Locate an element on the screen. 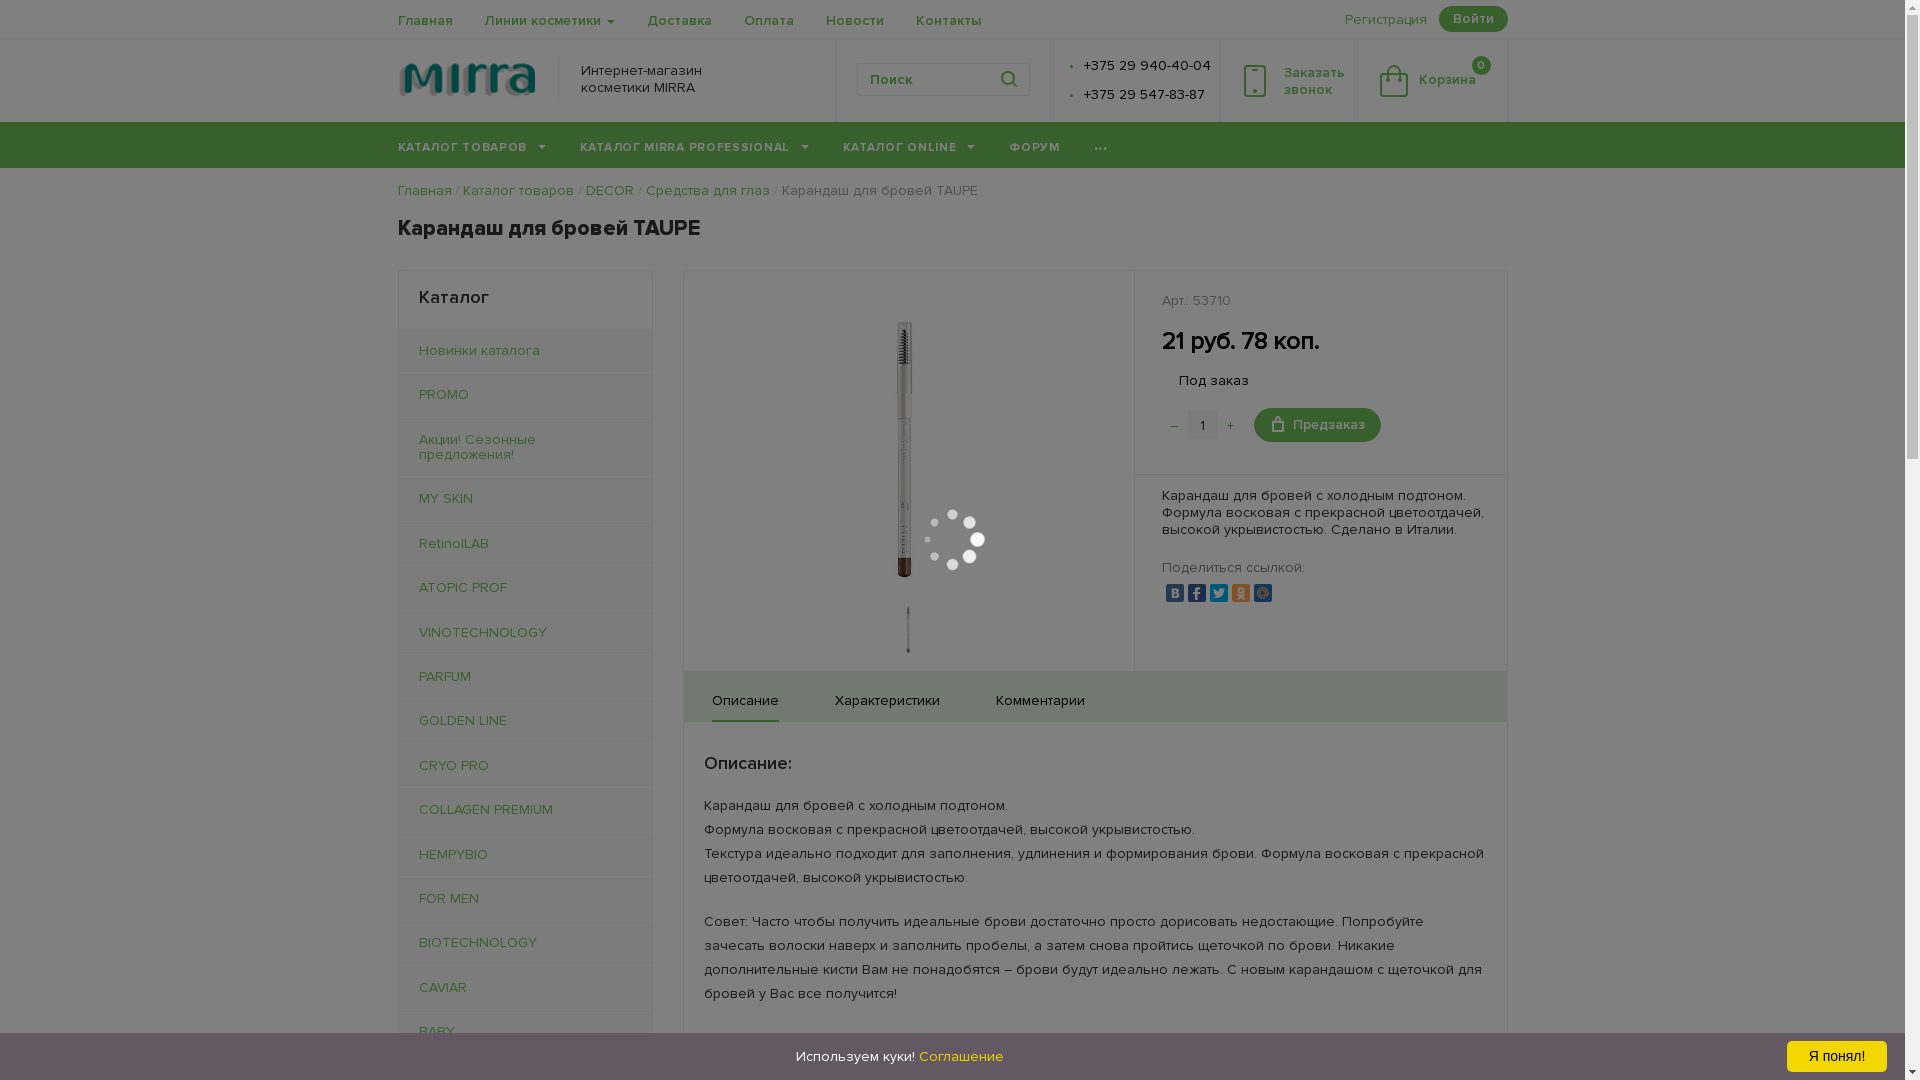 The height and width of the screenshot is (1080, 1920). 'ATOPIC PROF' is located at coordinates (524, 586).